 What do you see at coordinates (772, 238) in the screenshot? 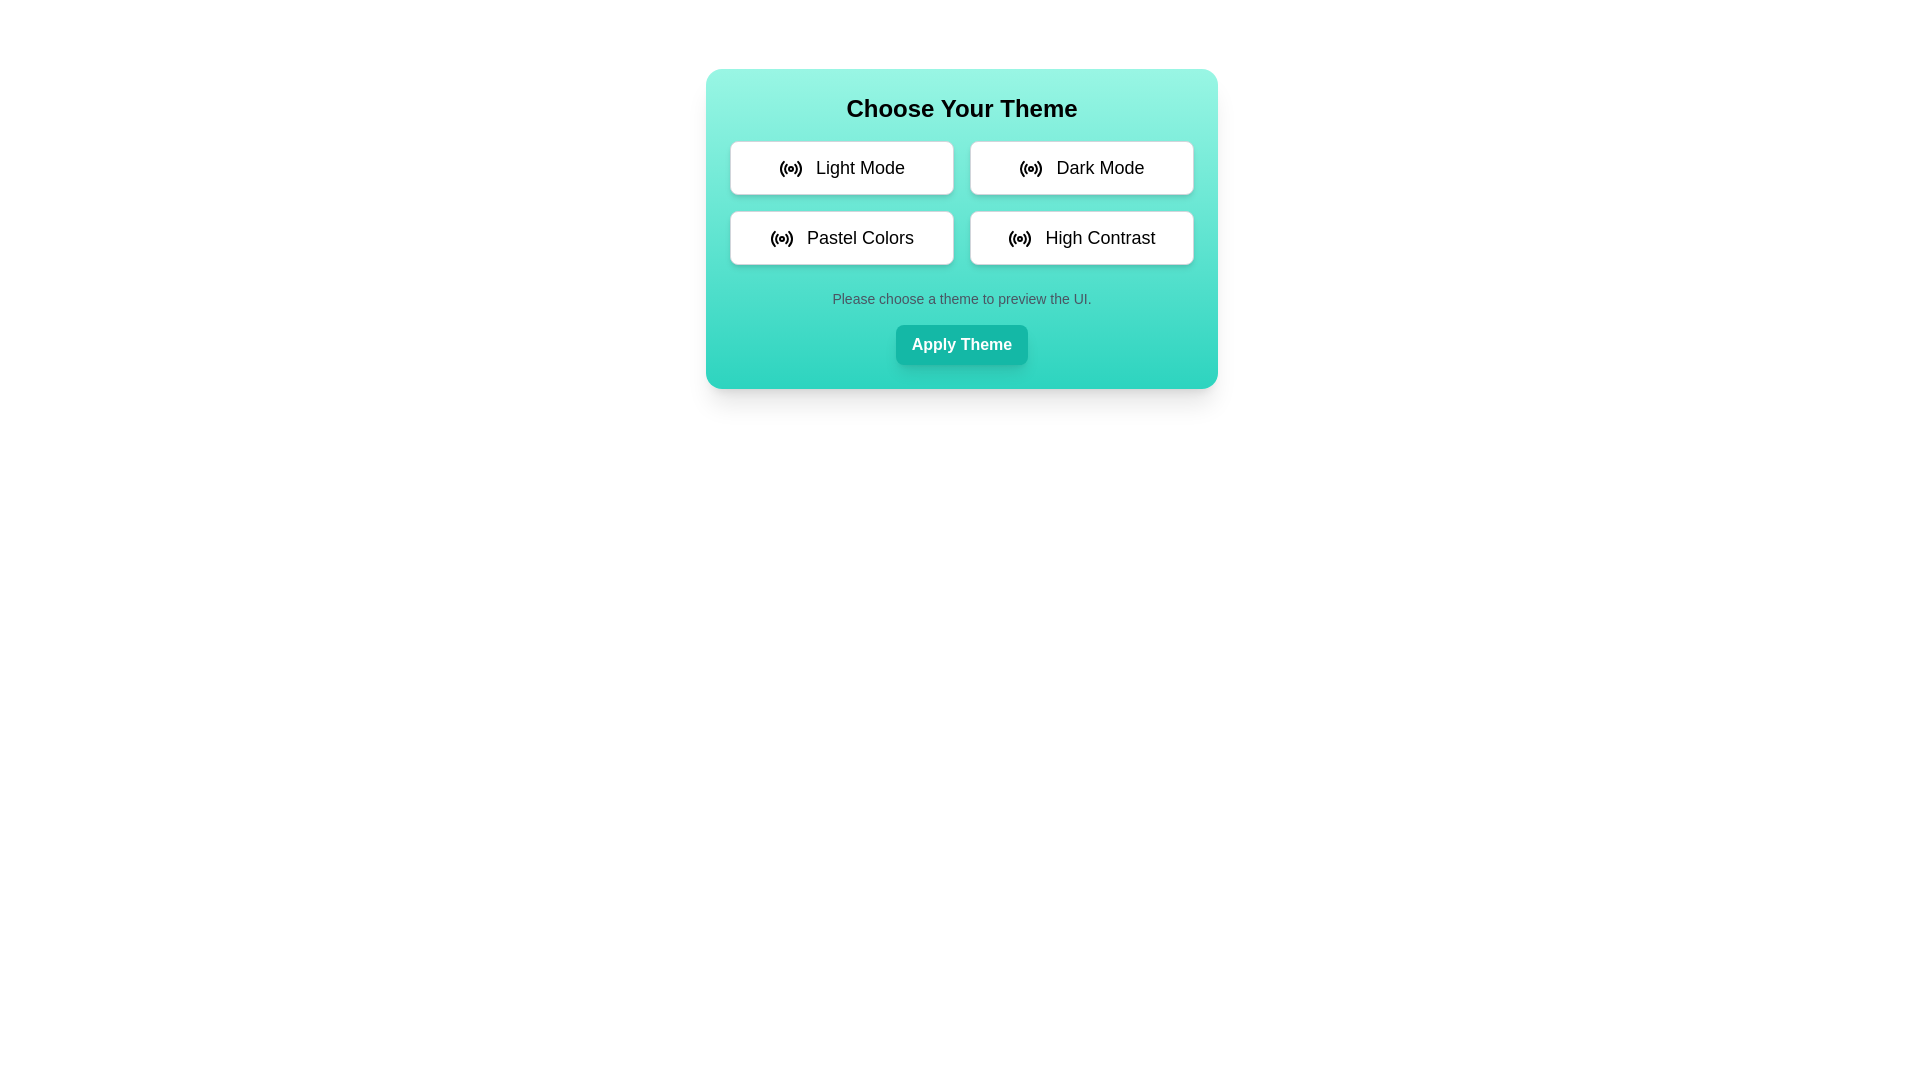
I see `attributes of the decorative icon component of the radio button for 'Pastel Colors', which is the first segment of the SVG icon` at bounding box center [772, 238].